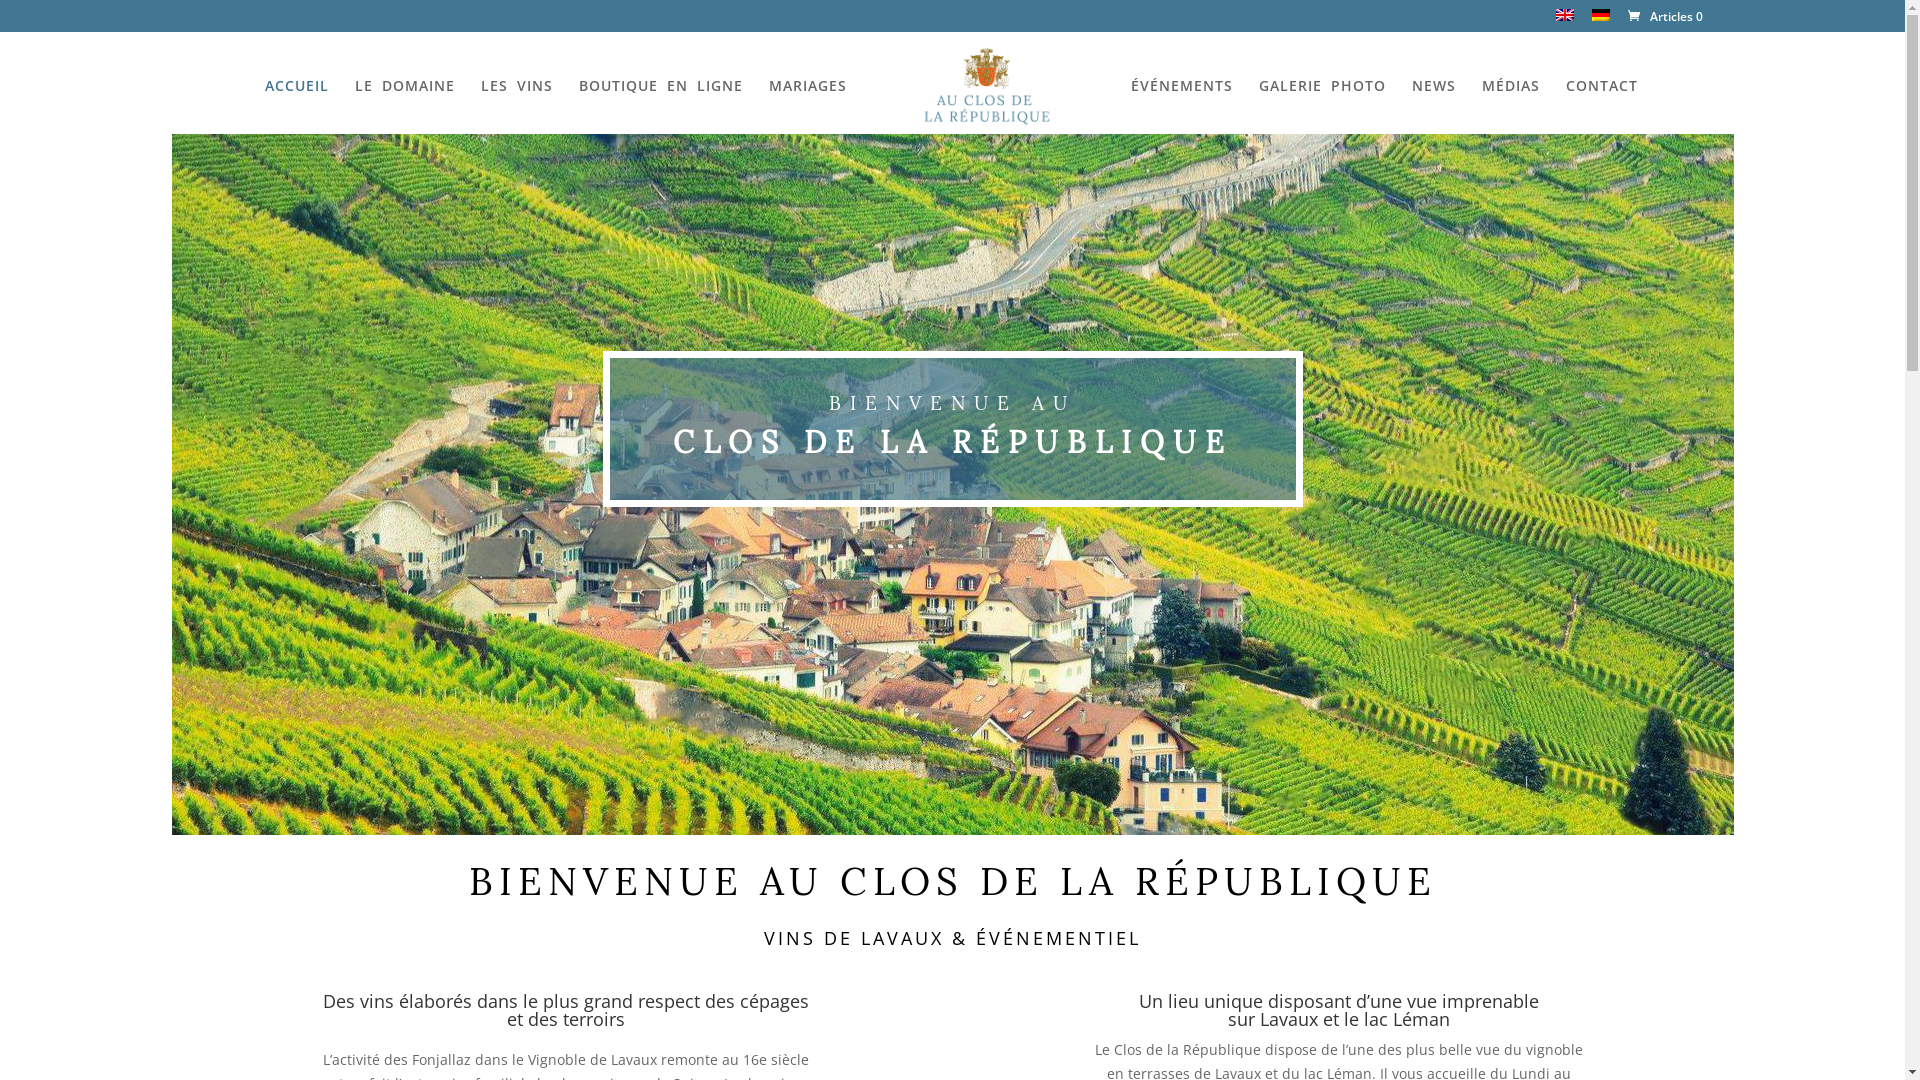 This screenshot has width=1920, height=1080. I want to click on 'Articles 0', so click(1662, 16).